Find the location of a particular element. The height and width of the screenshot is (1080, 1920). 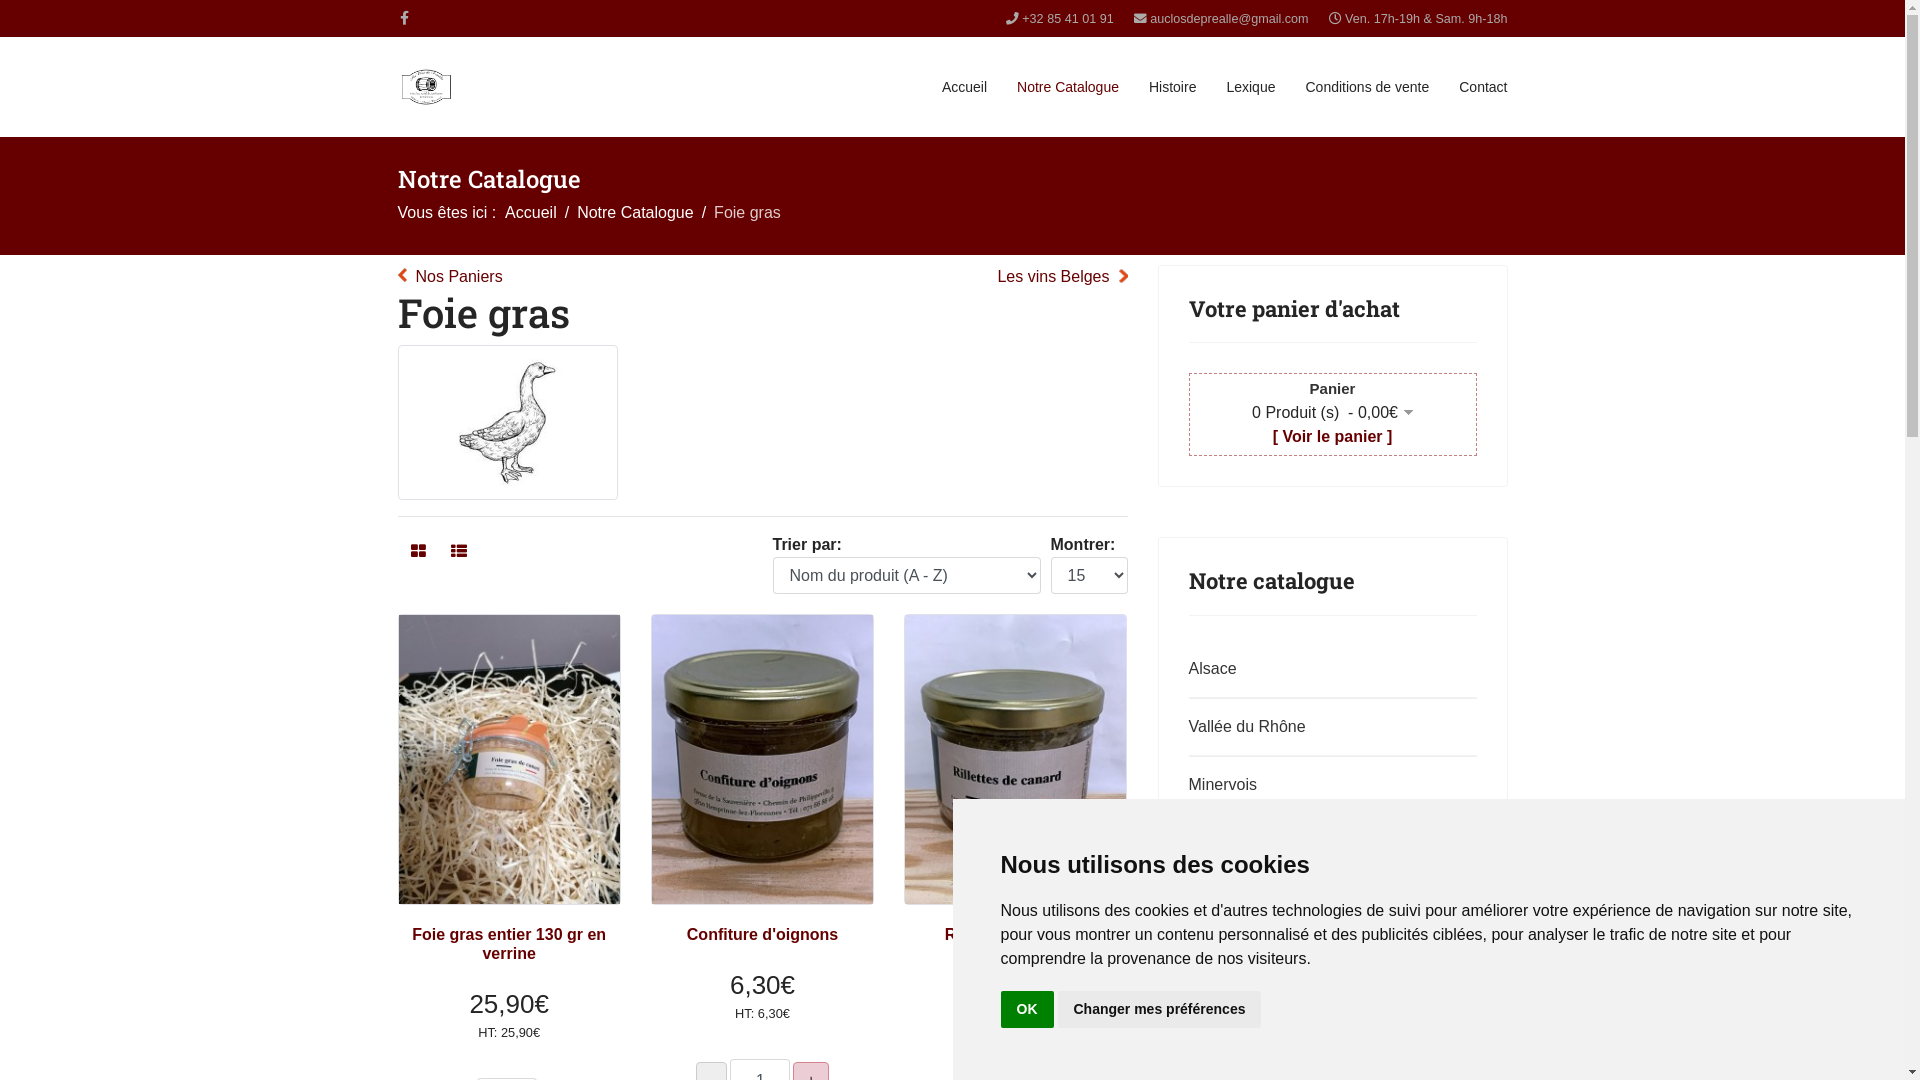

'Foie gras entier 130 gr en verrine' is located at coordinates (508, 944).